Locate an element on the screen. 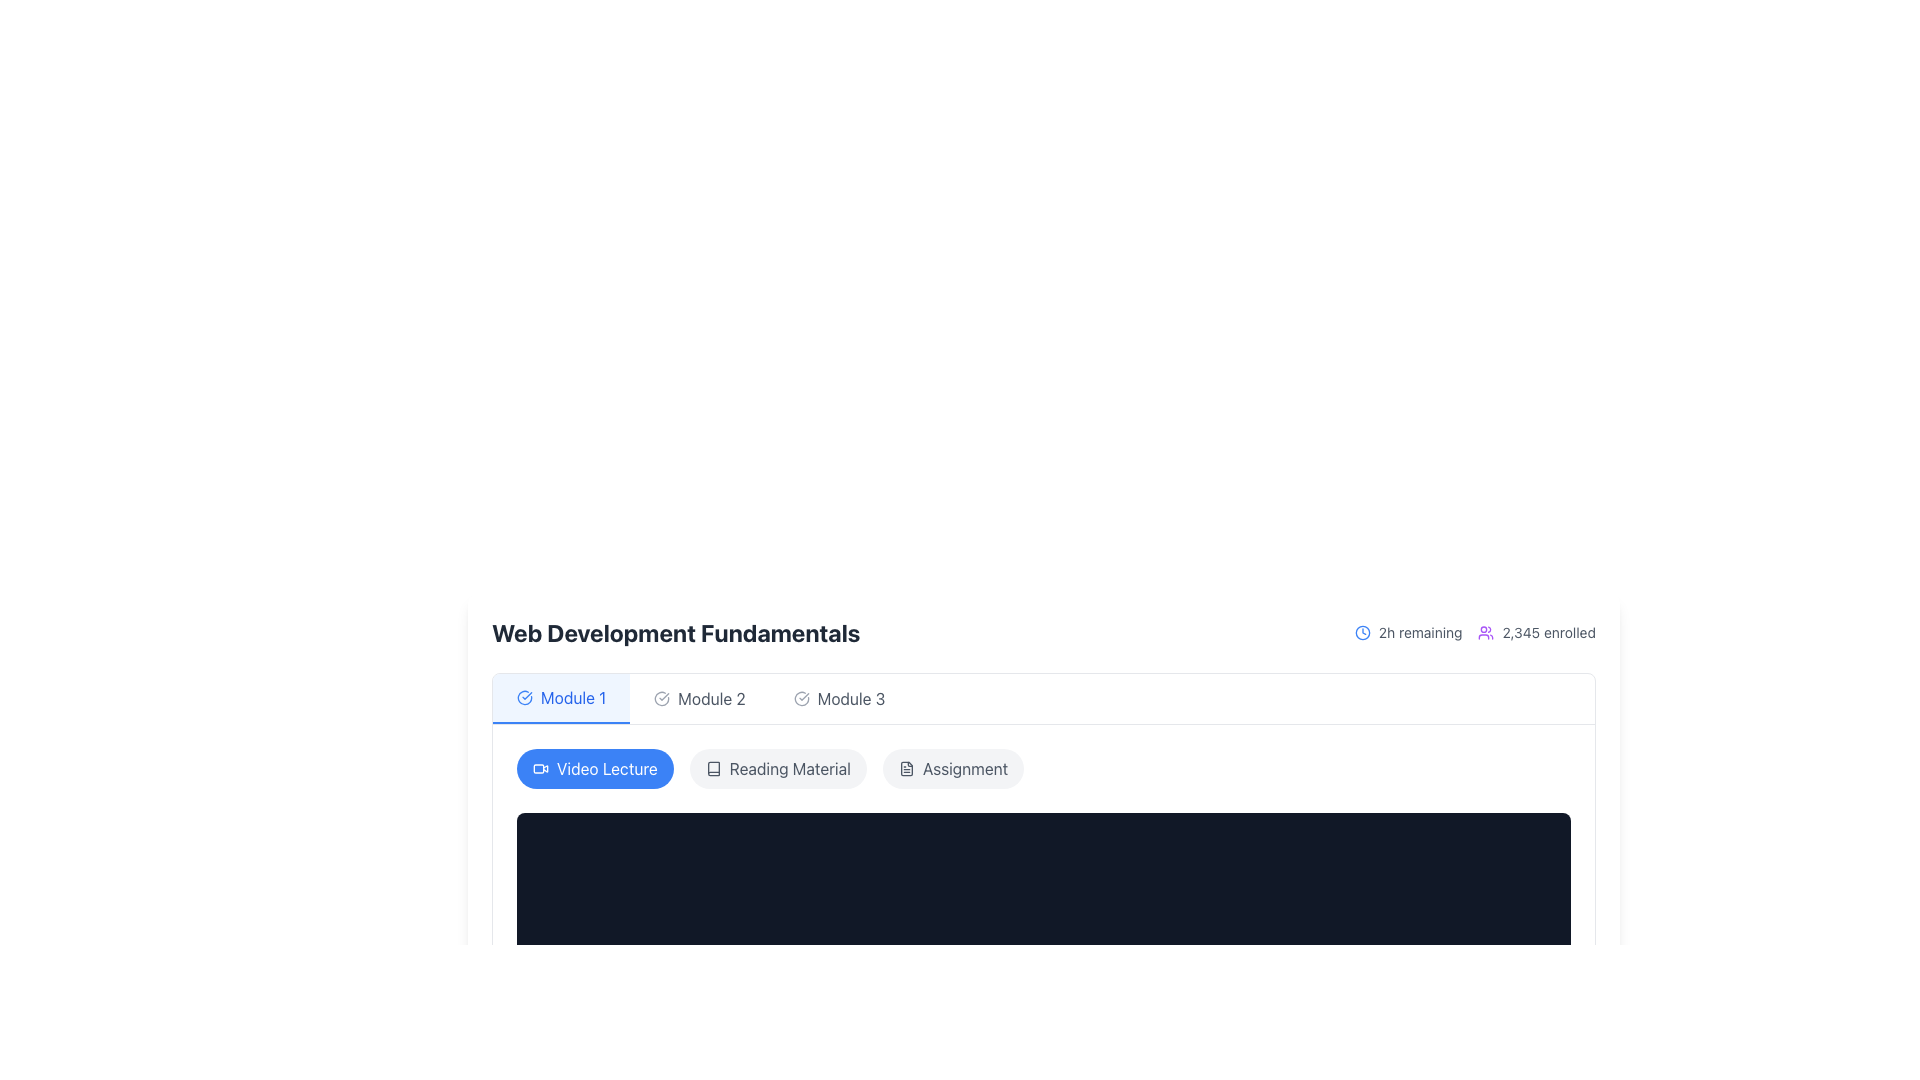  the document icon, which is a minimalistic, vertically-oriented rectangular graphical representation with a folded corner, located within an SVG graphic is located at coordinates (905, 767).